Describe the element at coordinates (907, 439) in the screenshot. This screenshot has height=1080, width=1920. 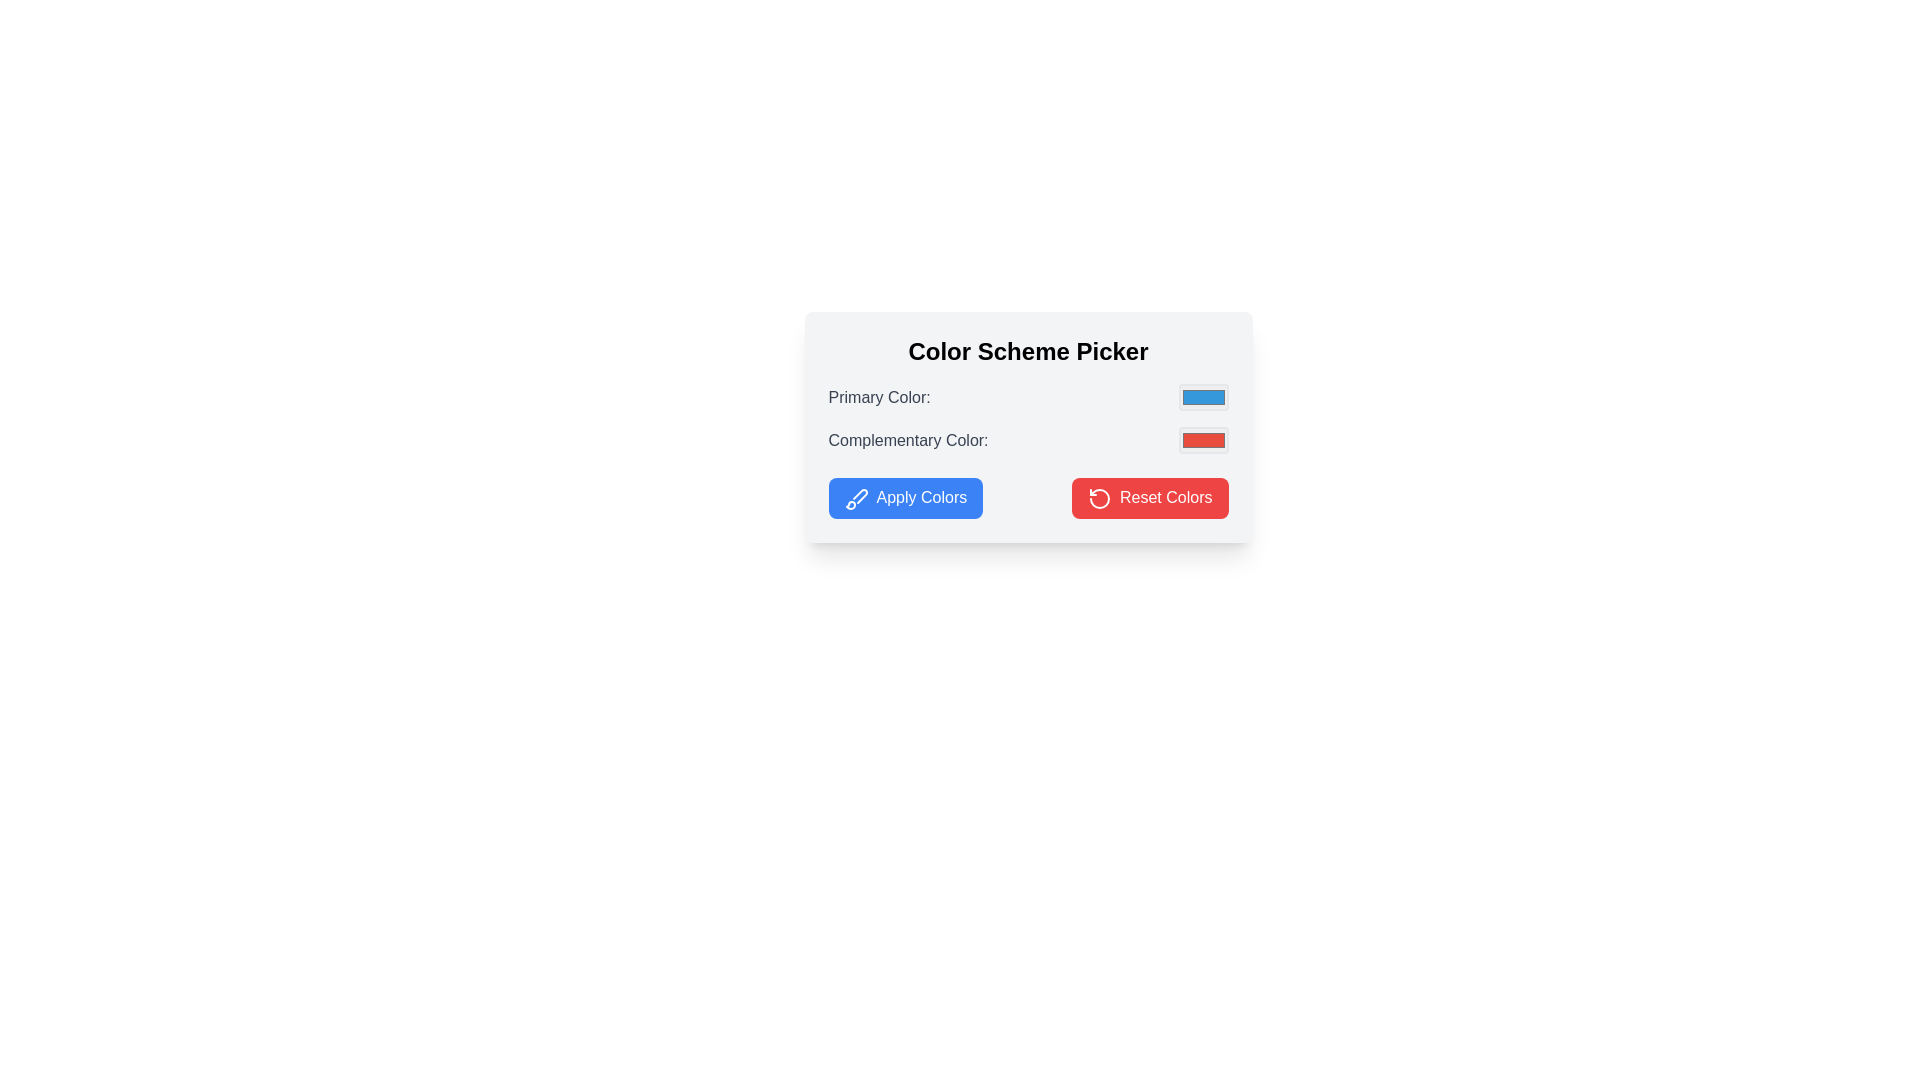
I see `the text label reading 'Complementary Color:' which is styled in gray and positioned to the left of the color picker input field` at that location.